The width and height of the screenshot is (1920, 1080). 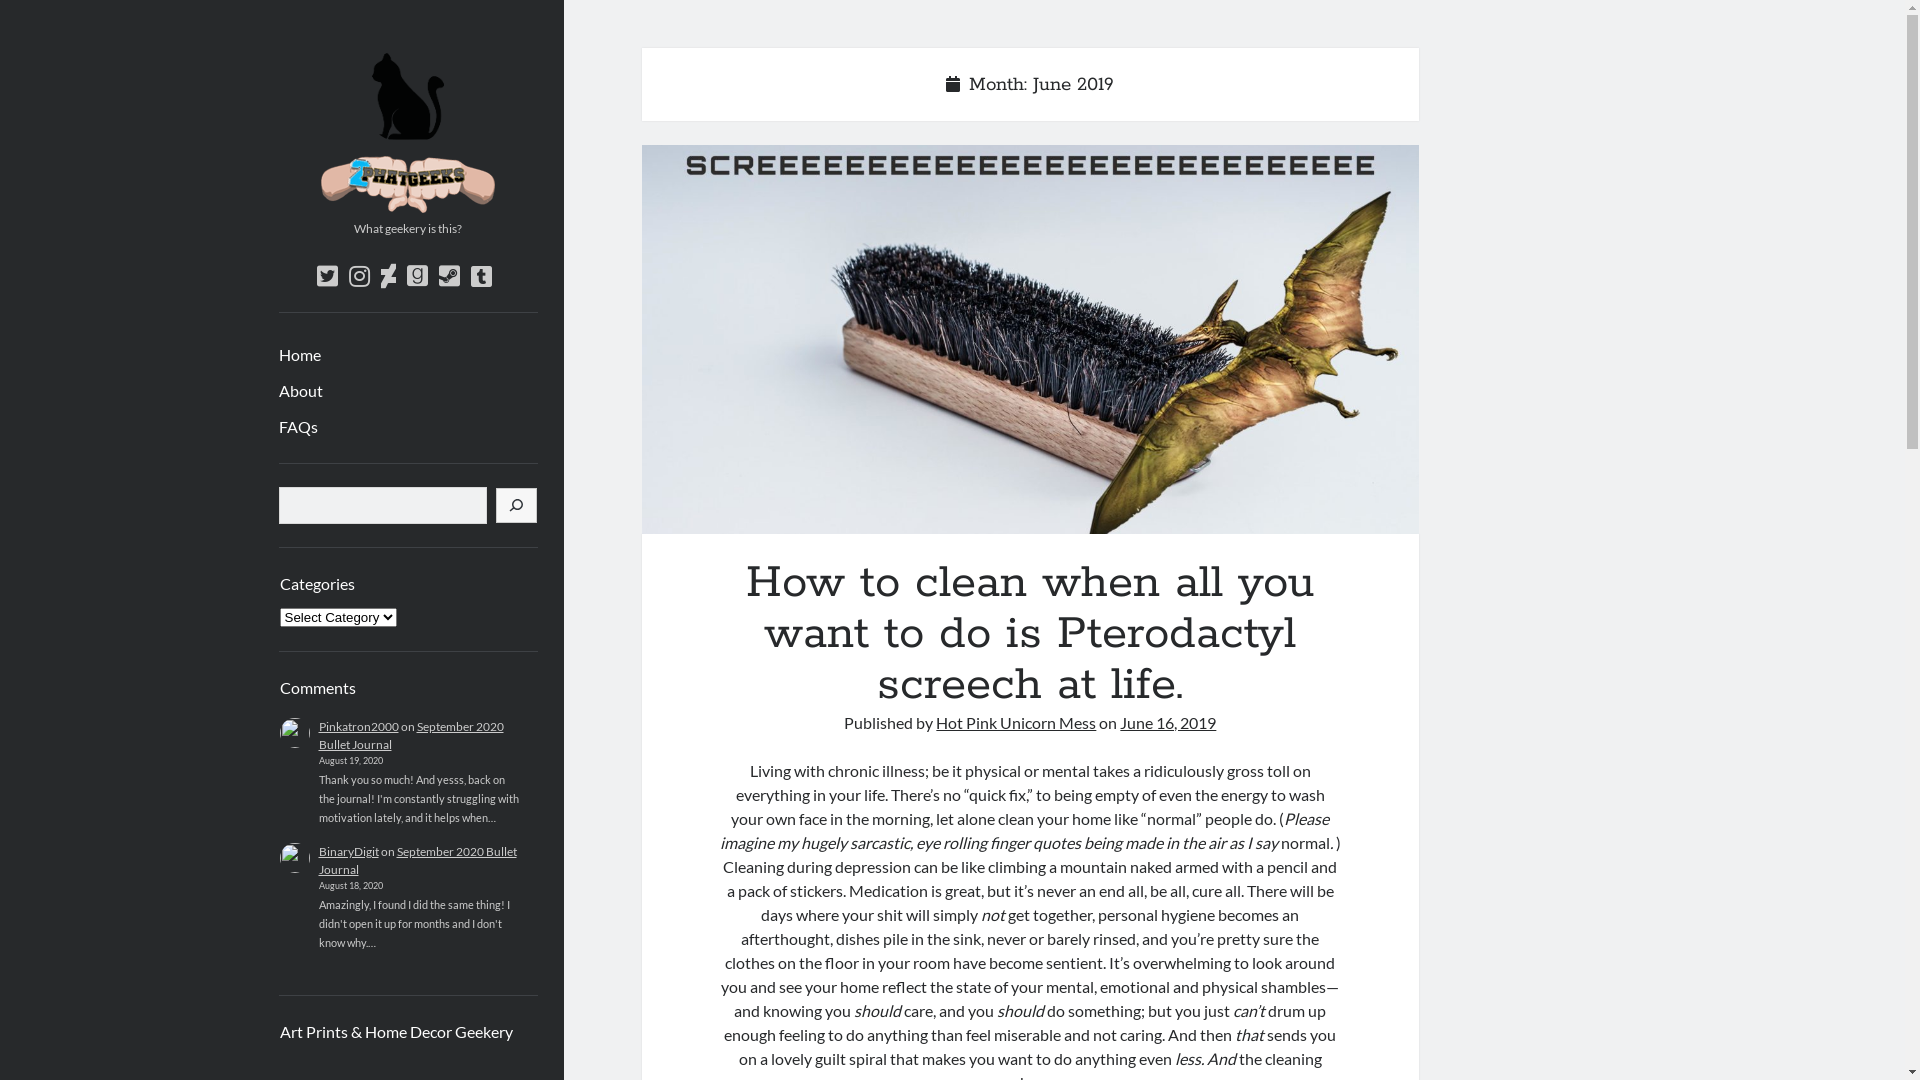 I want to click on 'goodreads', so click(x=405, y=276).